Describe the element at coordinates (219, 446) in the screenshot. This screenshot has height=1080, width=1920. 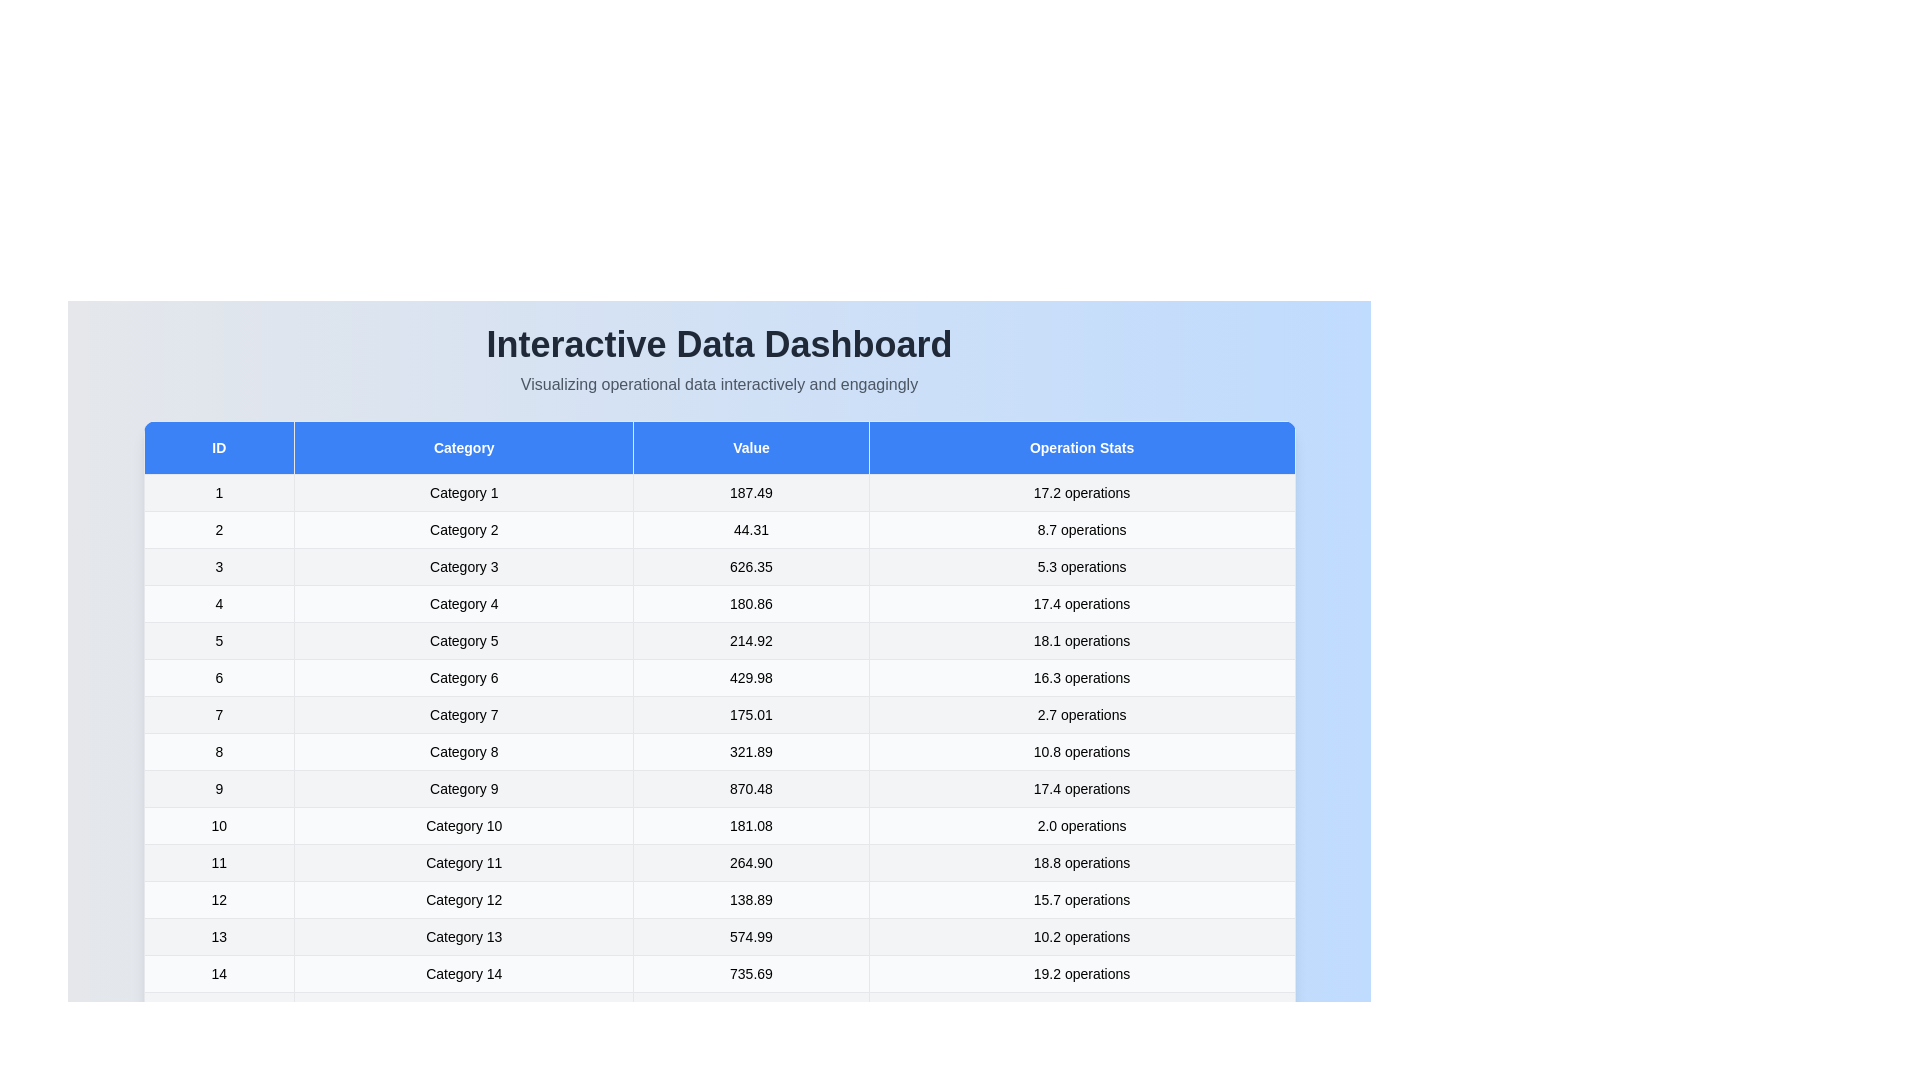
I see `the ID header to interact with it` at that location.